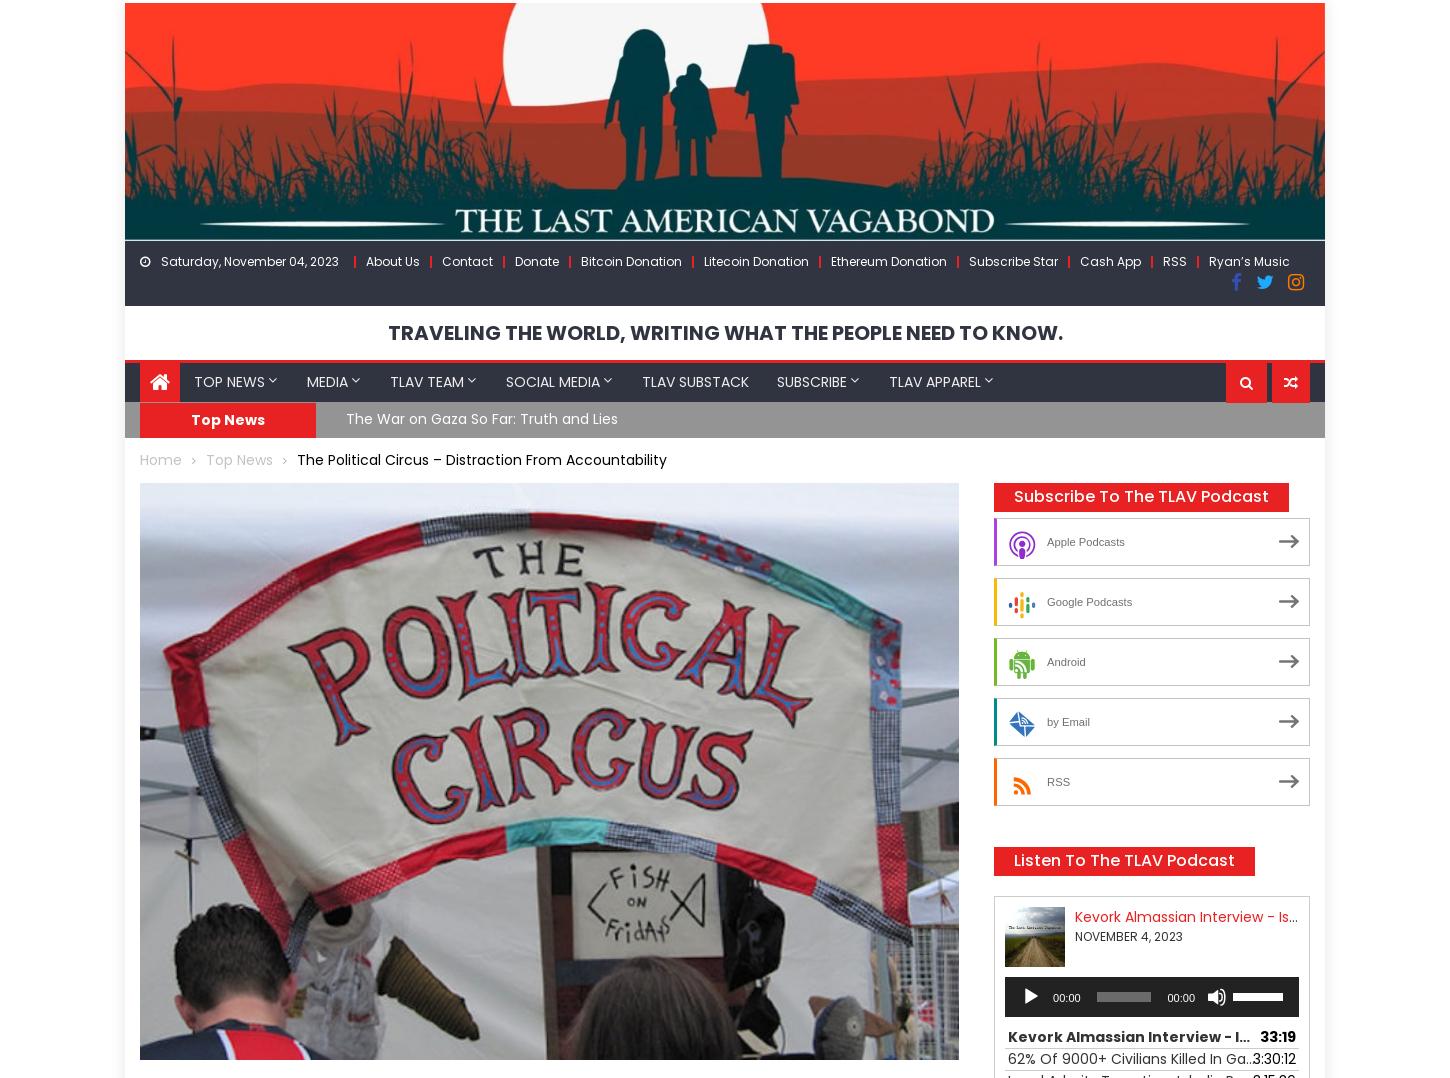  What do you see at coordinates (1252, 1057) in the screenshot?
I see `'3:30:12'` at bounding box center [1252, 1057].